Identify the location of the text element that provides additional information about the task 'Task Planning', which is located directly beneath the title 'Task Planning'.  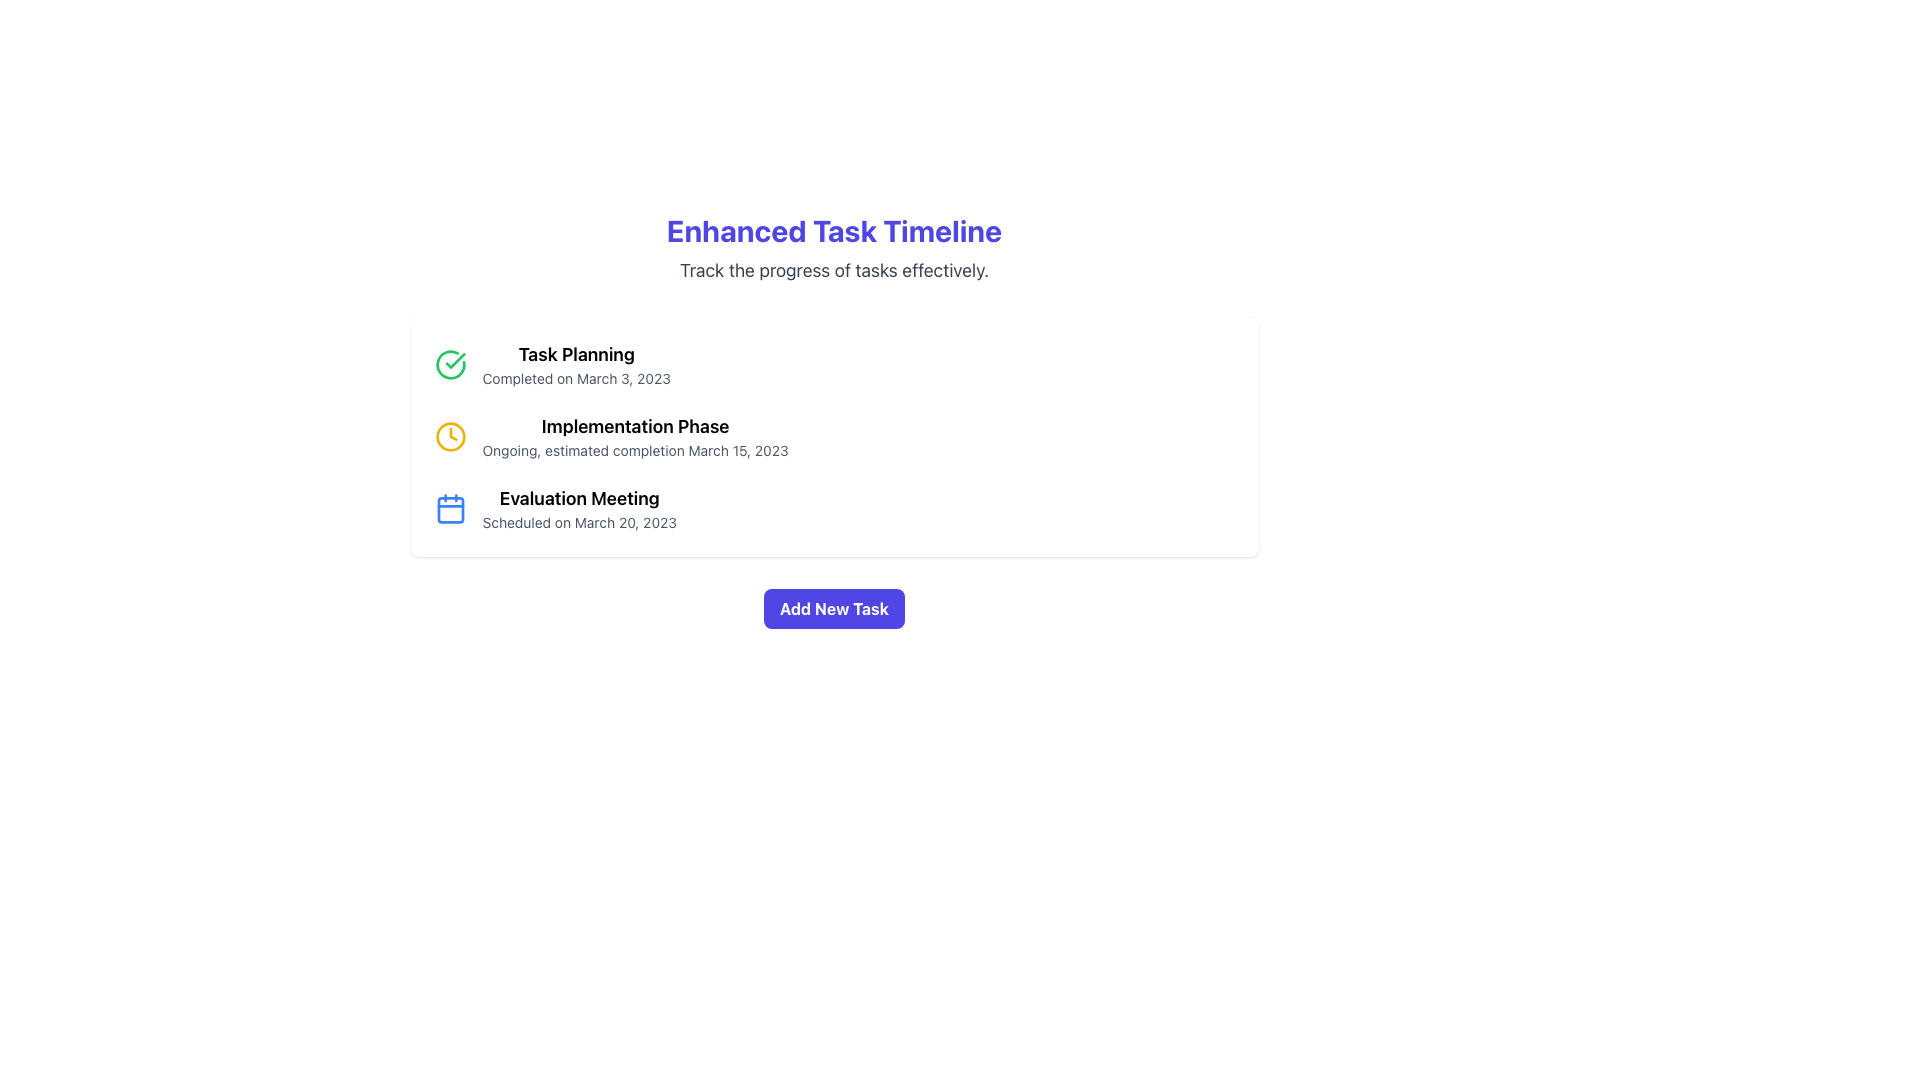
(575, 378).